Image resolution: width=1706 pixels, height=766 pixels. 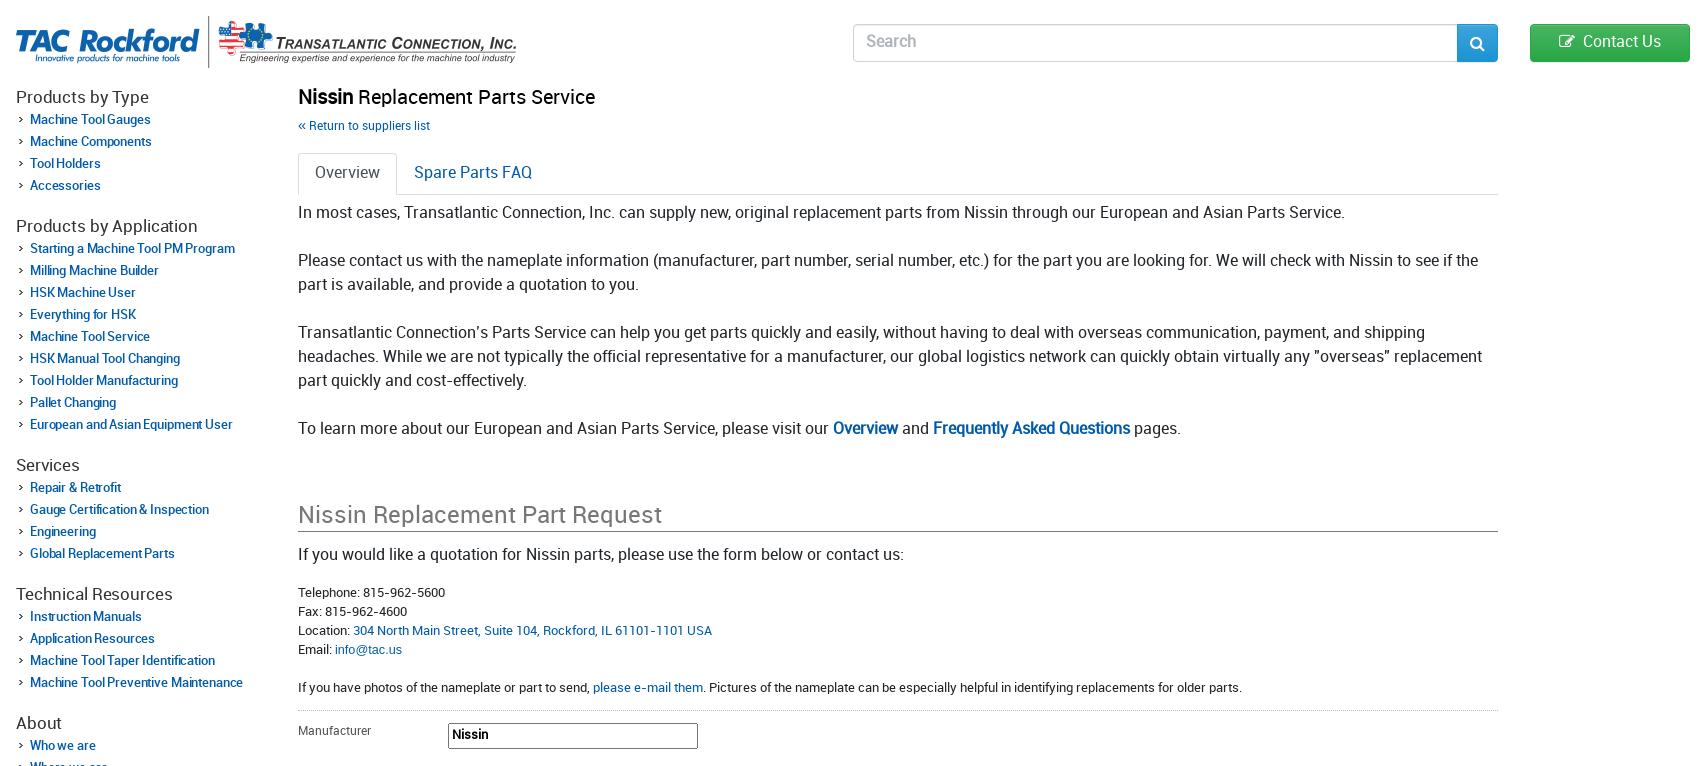 I want to click on 'Nissin', so click(x=325, y=96).